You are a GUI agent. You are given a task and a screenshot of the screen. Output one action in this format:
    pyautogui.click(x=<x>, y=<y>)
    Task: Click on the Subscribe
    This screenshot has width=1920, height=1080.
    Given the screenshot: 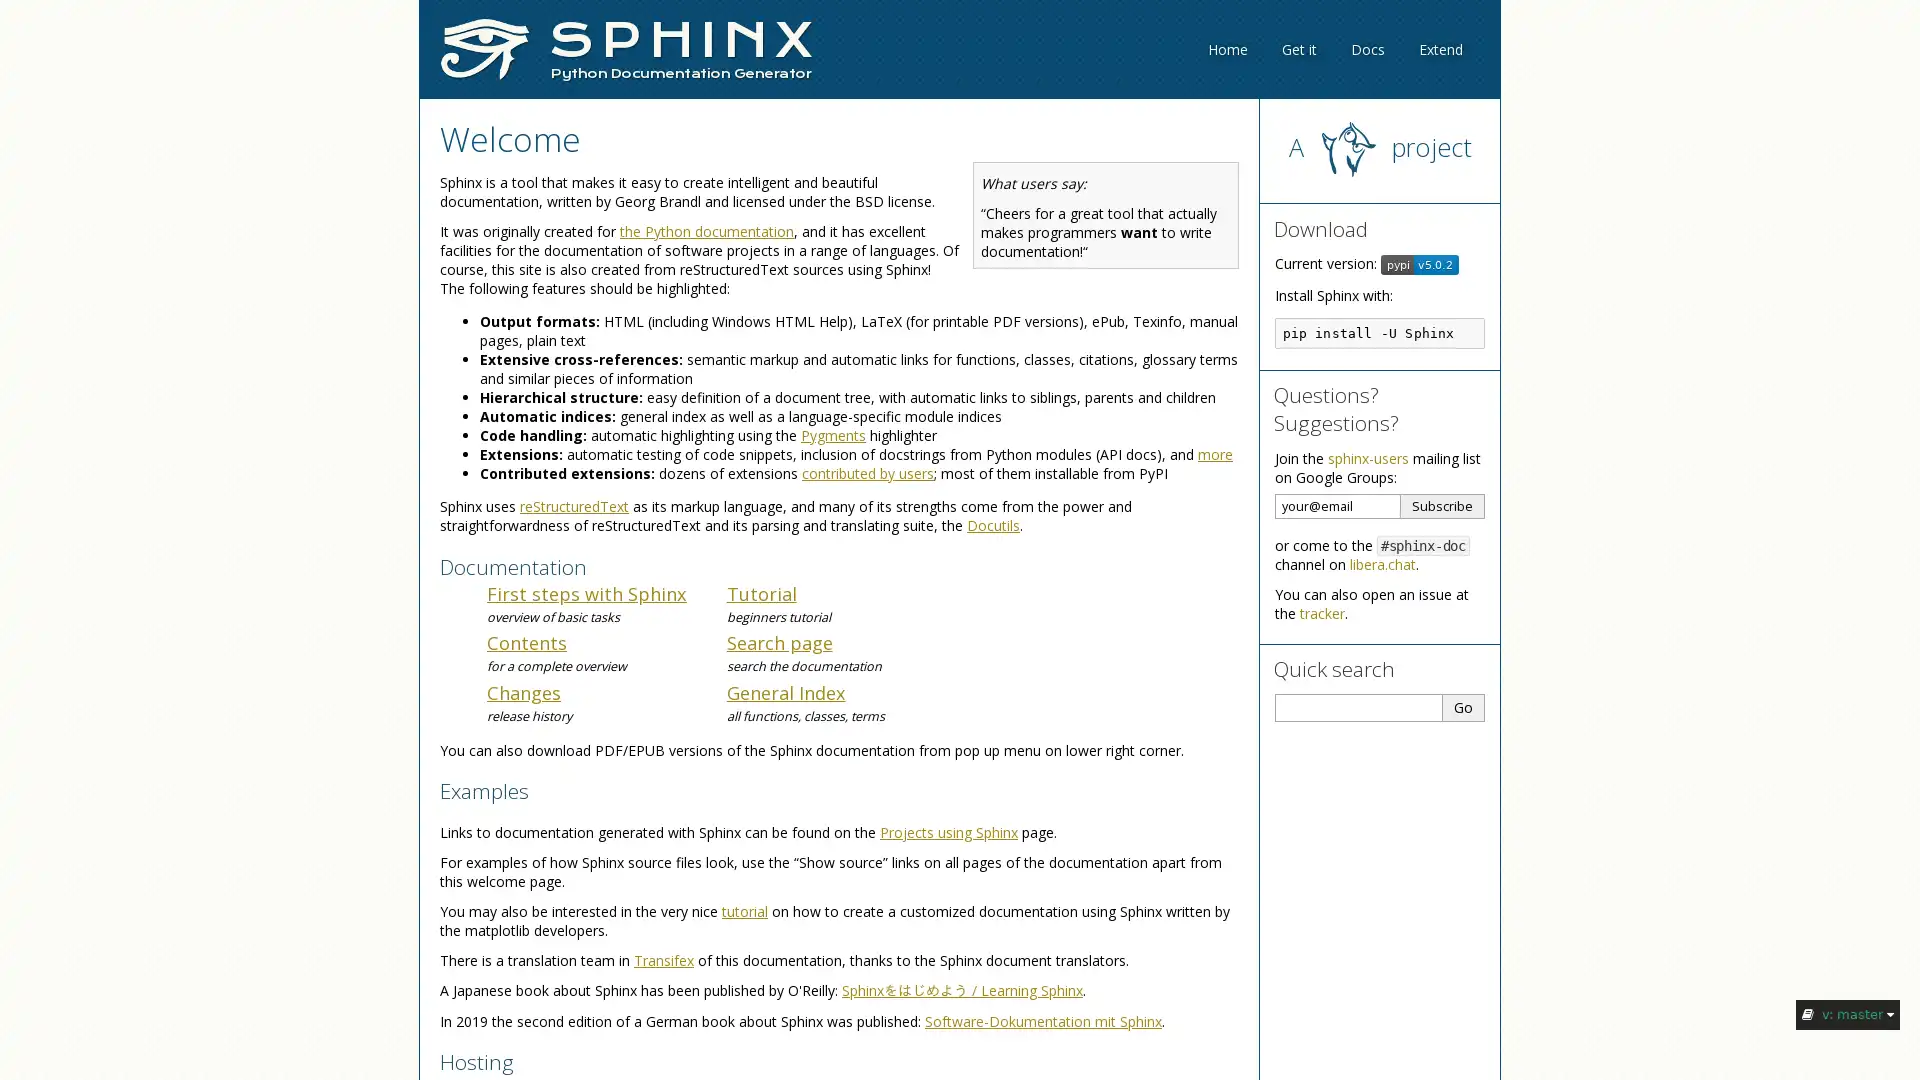 What is the action you would take?
    pyautogui.click(x=1443, y=504)
    